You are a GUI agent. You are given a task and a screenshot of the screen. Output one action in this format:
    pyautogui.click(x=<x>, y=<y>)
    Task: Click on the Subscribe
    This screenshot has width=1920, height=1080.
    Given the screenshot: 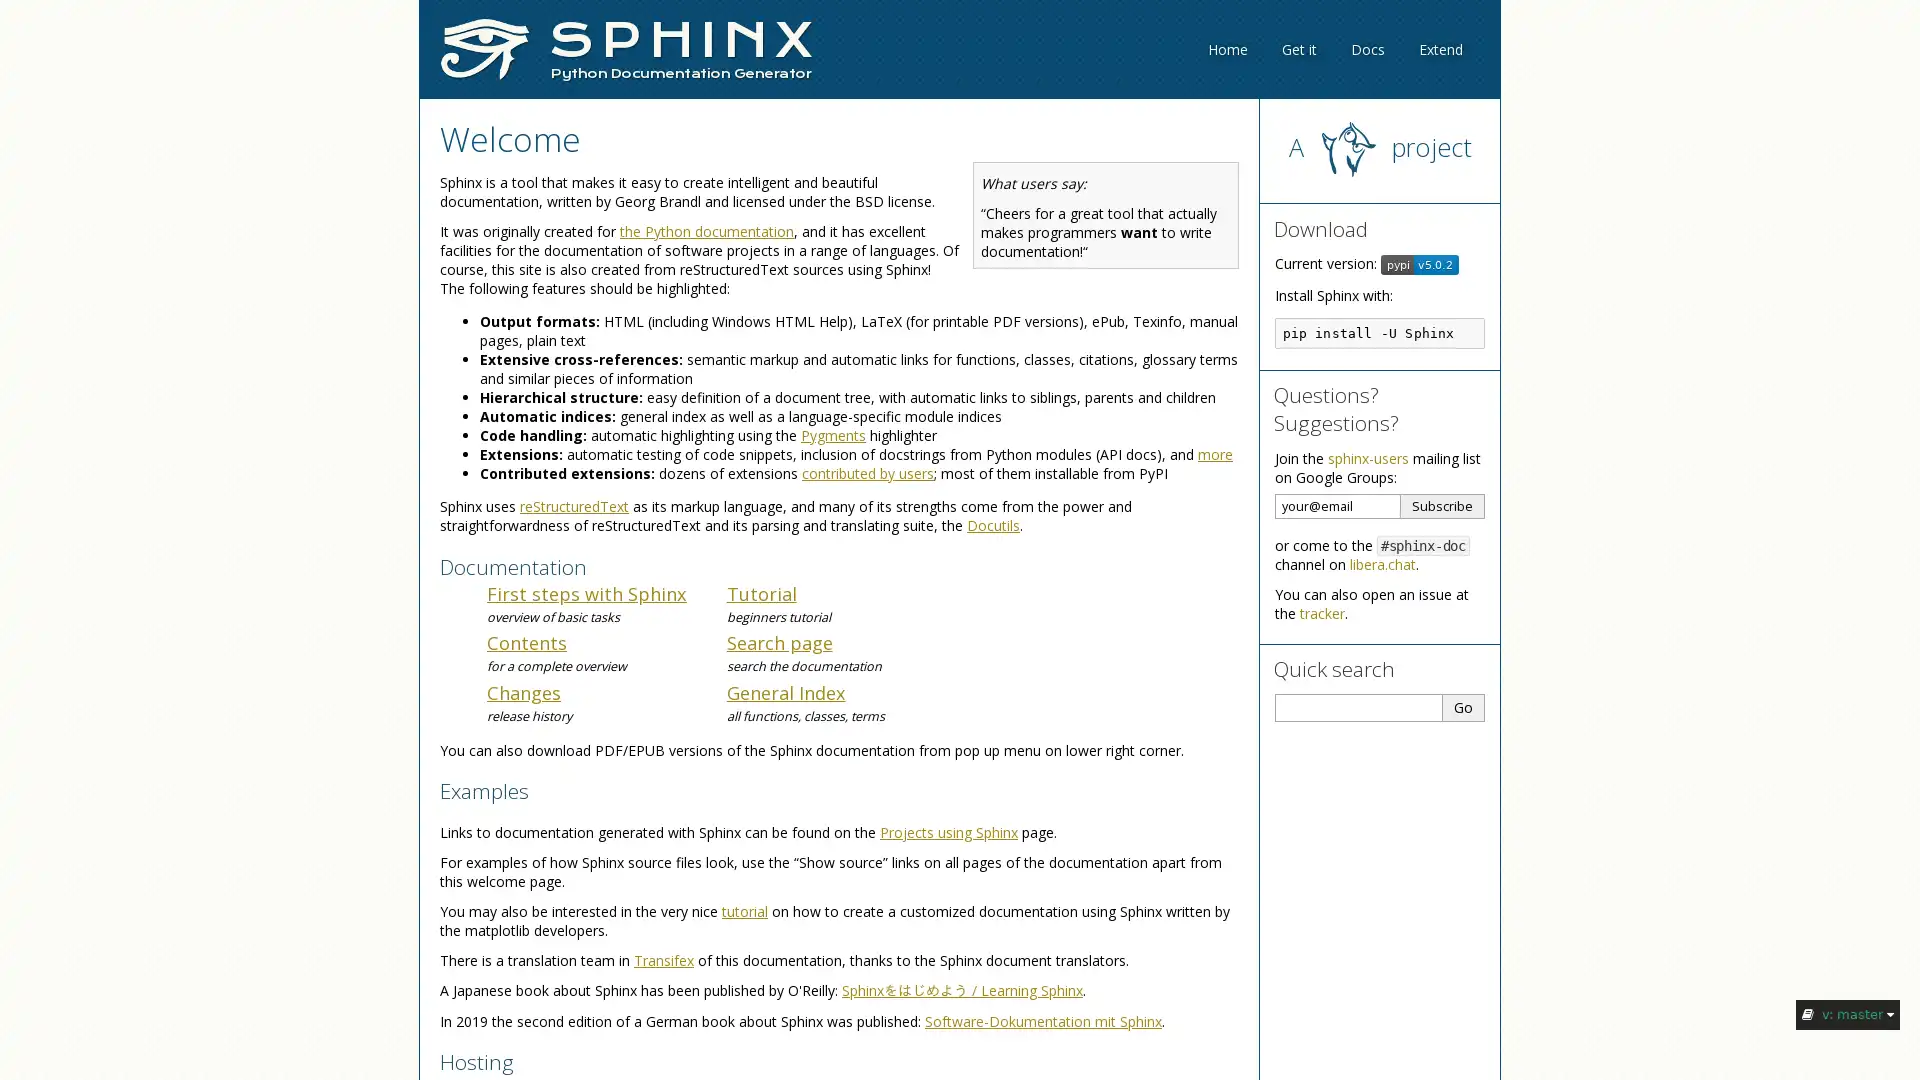 What is the action you would take?
    pyautogui.click(x=1443, y=504)
    